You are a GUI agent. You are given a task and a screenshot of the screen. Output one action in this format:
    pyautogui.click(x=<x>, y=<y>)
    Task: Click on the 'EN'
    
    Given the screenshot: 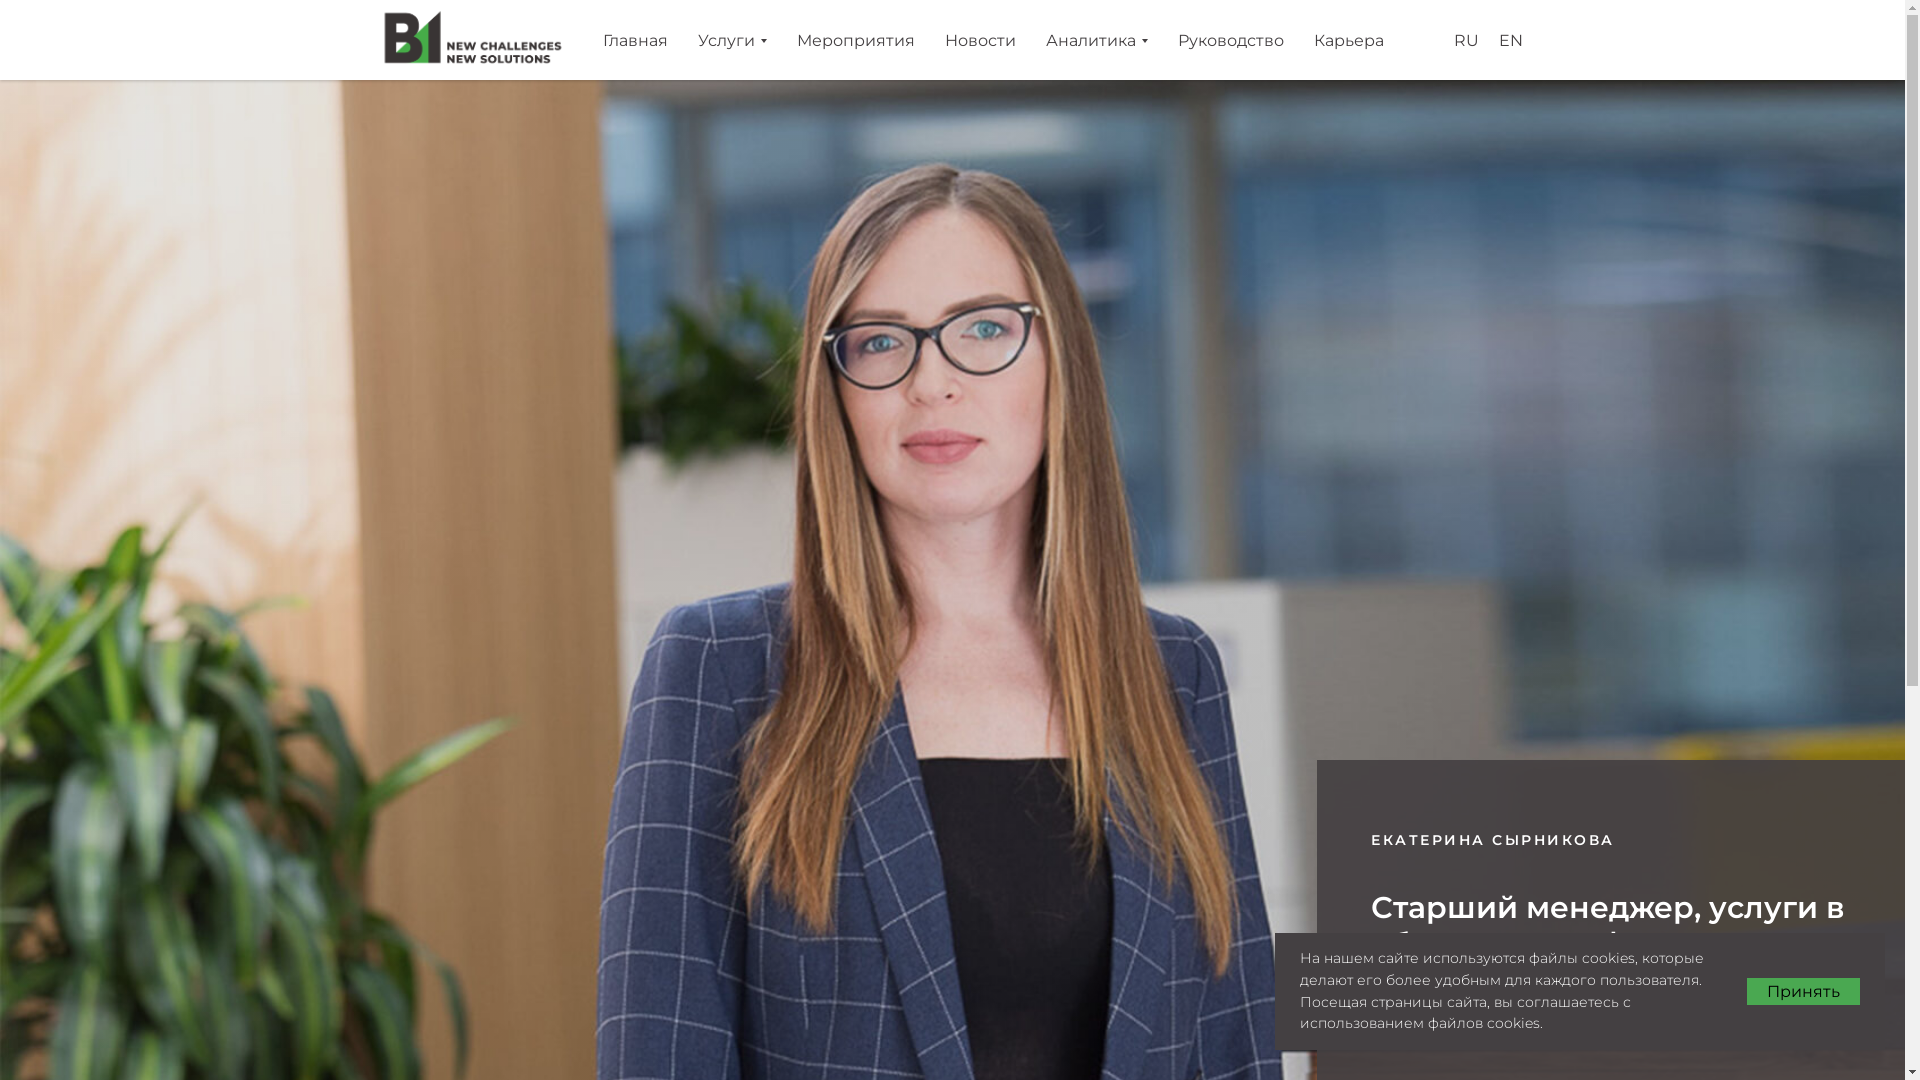 What is the action you would take?
    pyautogui.click(x=1510, y=39)
    